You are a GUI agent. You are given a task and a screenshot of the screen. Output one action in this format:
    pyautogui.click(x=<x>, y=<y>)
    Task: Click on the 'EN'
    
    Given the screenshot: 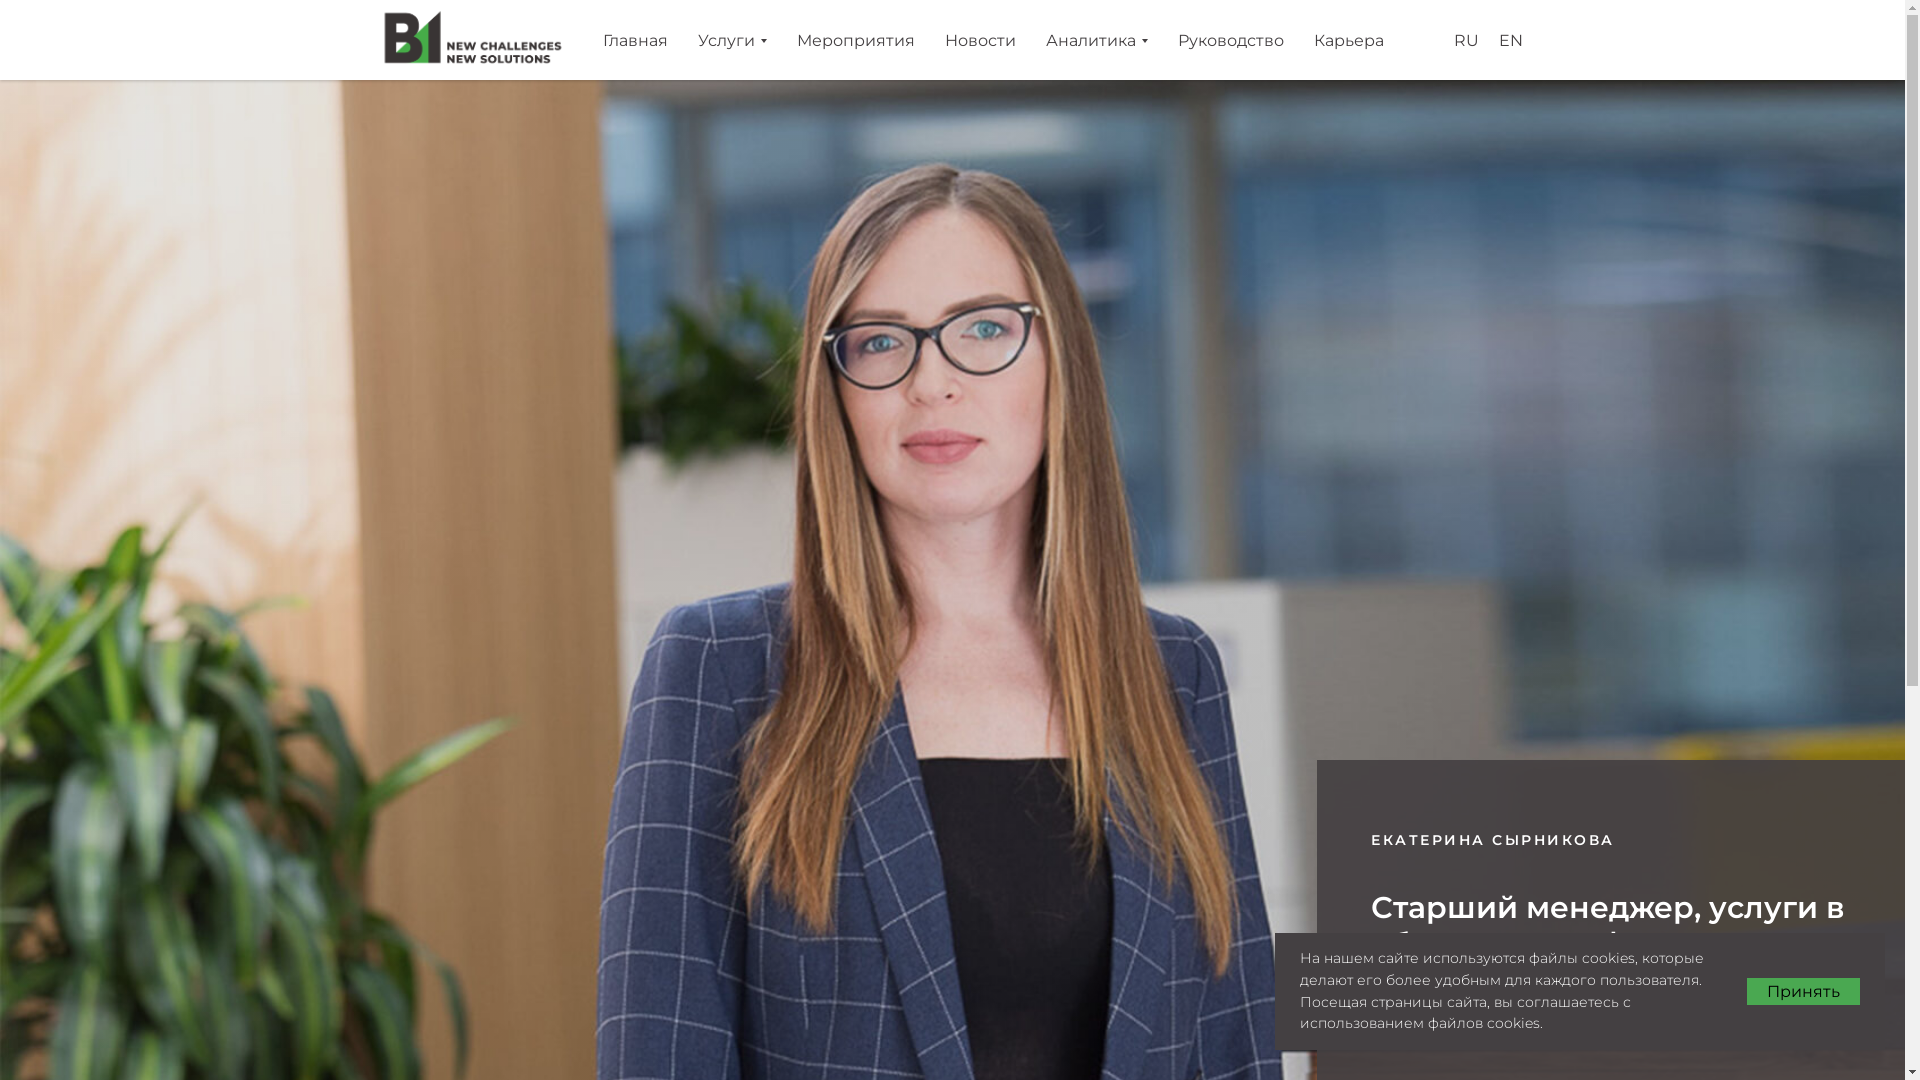 What is the action you would take?
    pyautogui.click(x=1510, y=39)
    